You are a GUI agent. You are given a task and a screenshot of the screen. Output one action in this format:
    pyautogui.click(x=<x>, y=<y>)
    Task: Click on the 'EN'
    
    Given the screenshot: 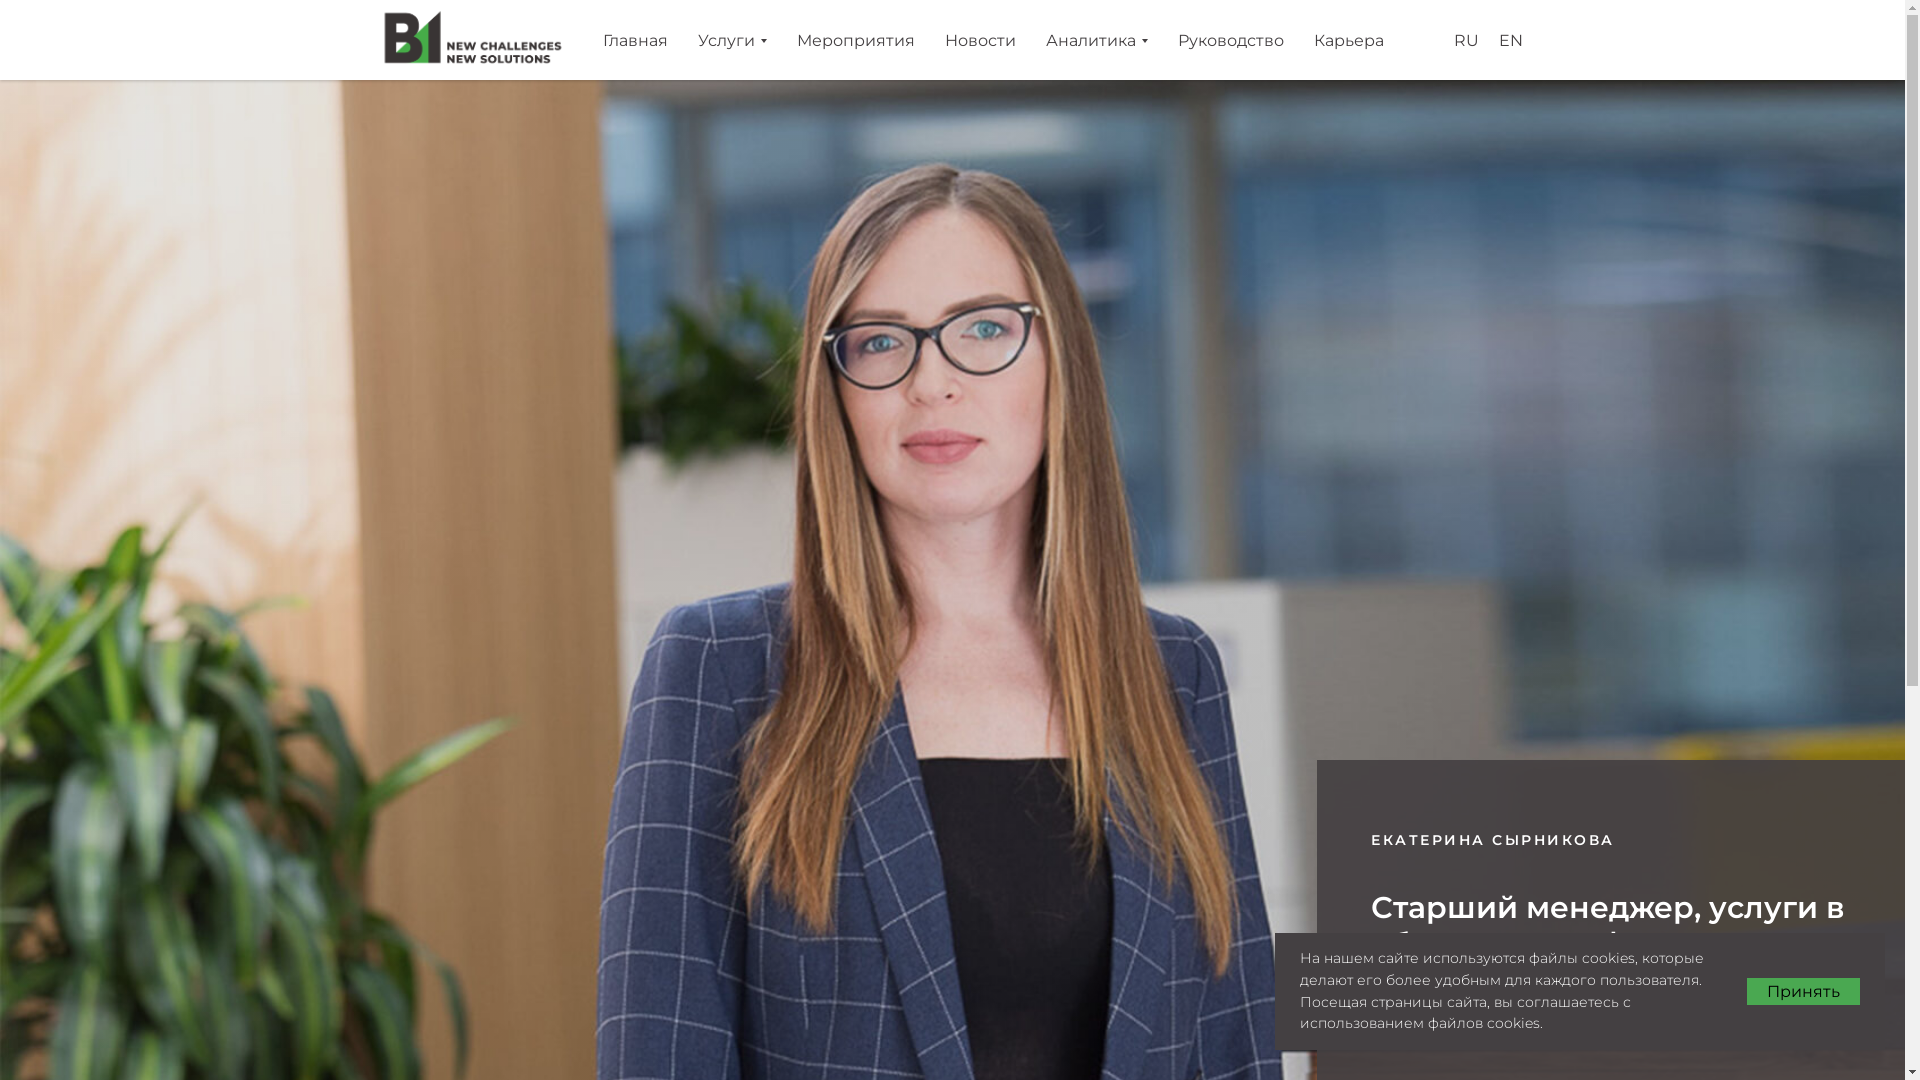 What is the action you would take?
    pyautogui.click(x=1510, y=39)
    